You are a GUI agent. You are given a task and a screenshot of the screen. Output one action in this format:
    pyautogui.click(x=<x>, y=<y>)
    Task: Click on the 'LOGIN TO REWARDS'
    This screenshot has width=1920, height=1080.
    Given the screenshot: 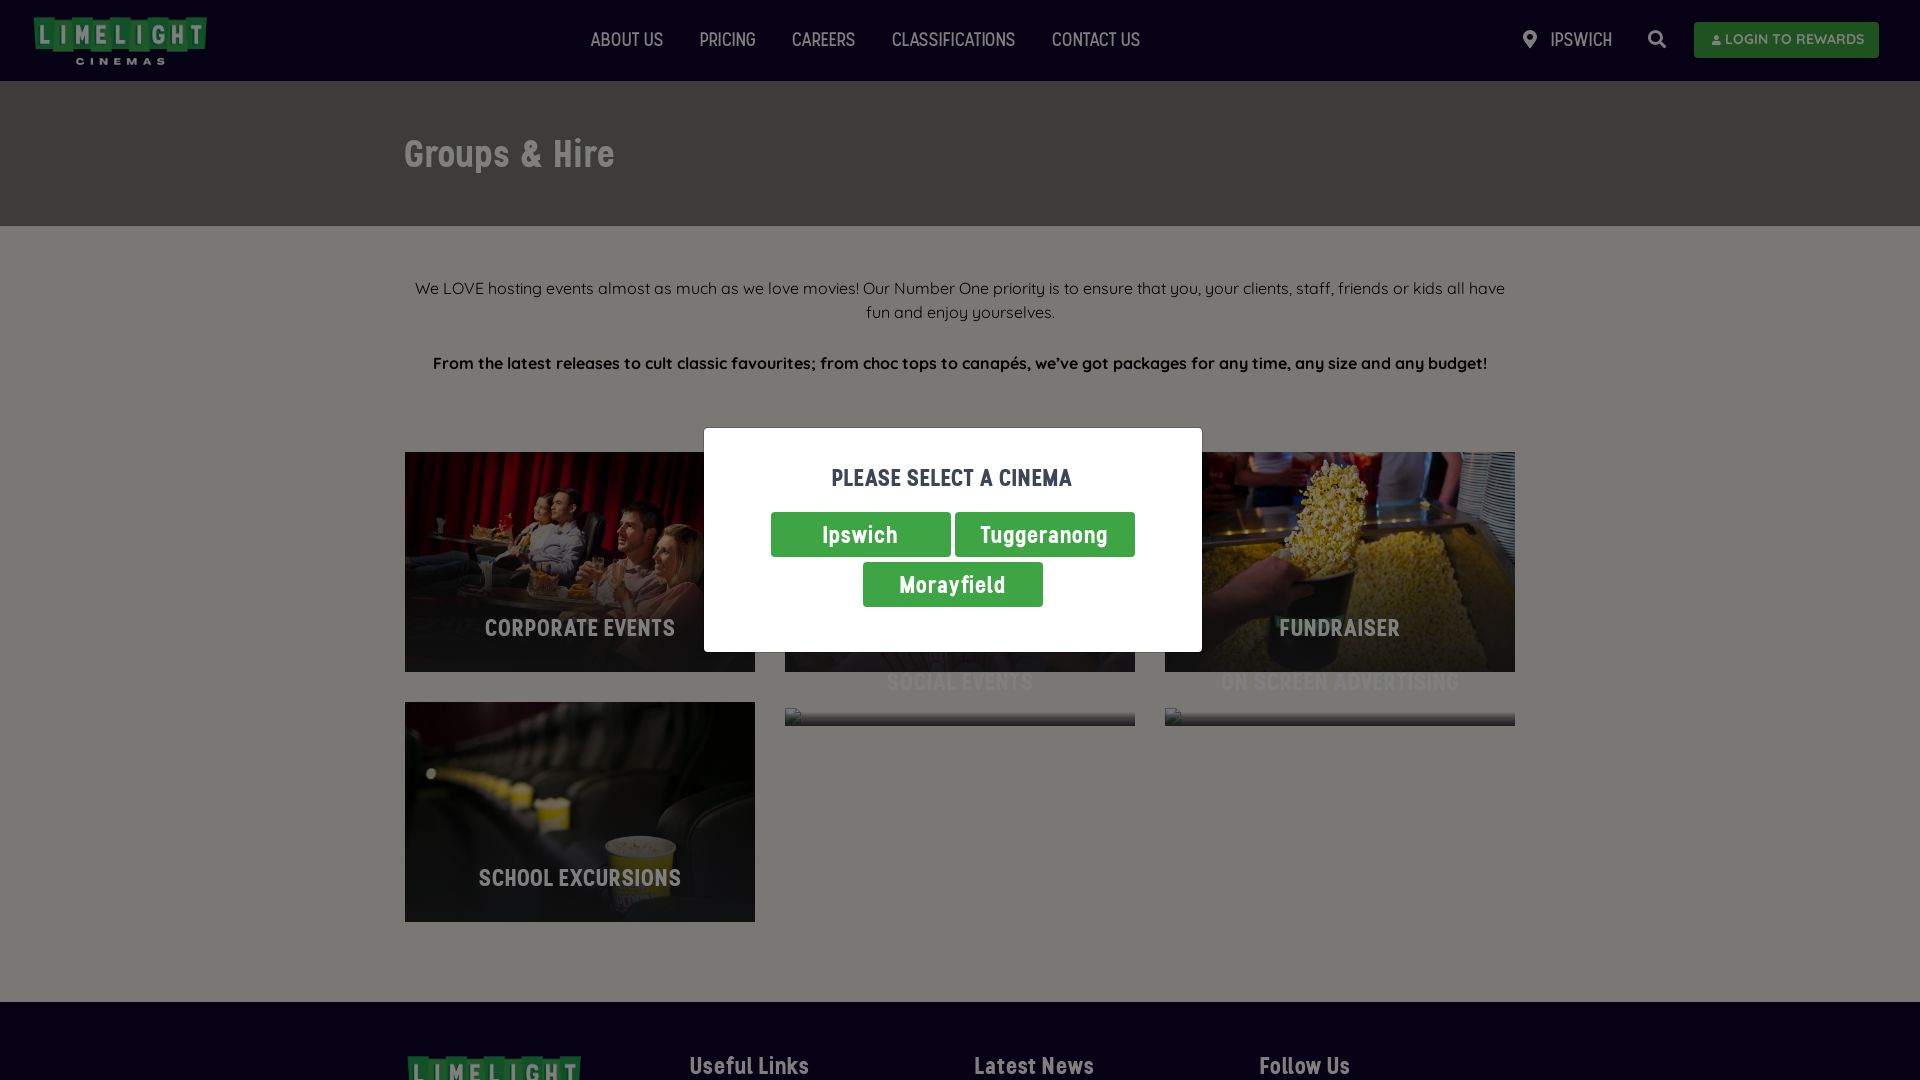 What is the action you would take?
    pyautogui.click(x=1786, y=39)
    